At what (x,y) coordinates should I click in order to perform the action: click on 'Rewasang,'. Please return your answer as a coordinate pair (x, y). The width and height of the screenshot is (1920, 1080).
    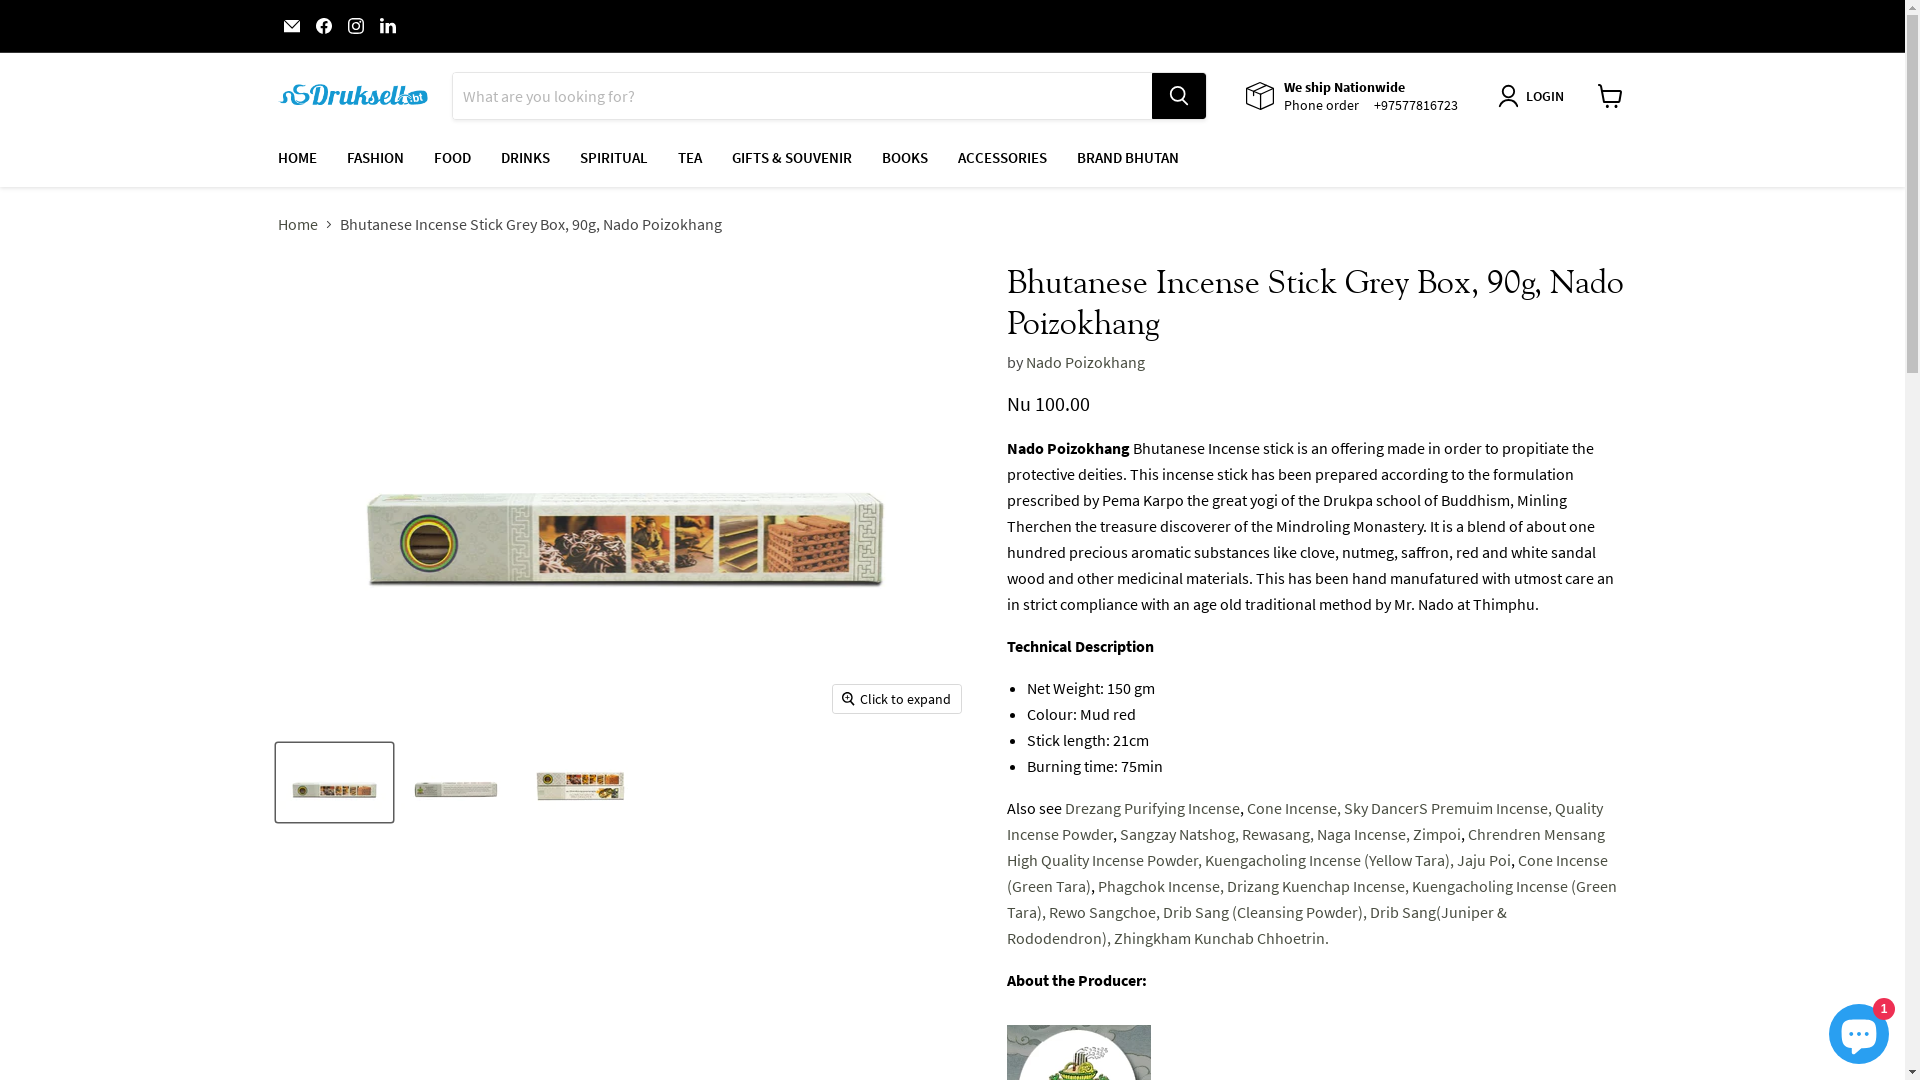
    Looking at the image, I should click on (1241, 833).